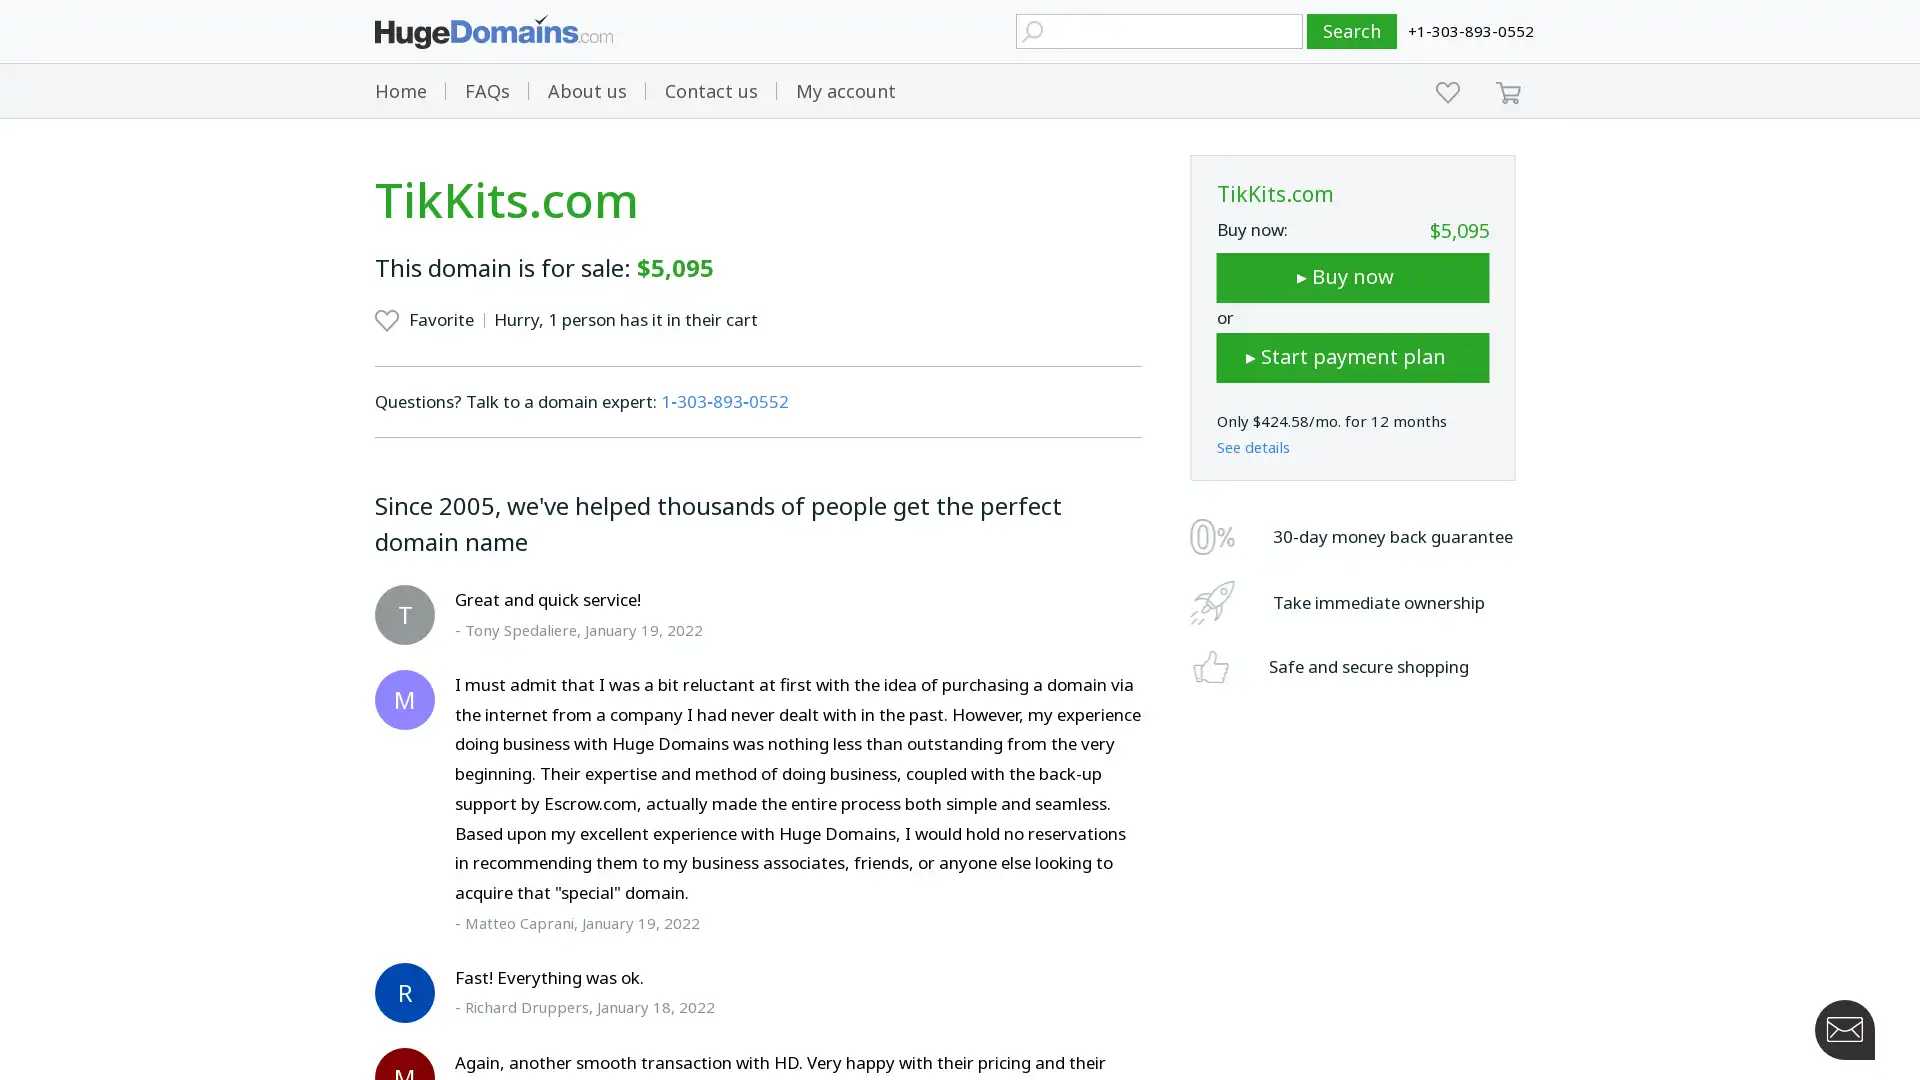 This screenshot has height=1080, width=1920. Describe the element at coordinates (1352, 31) in the screenshot. I see `Search` at that location.